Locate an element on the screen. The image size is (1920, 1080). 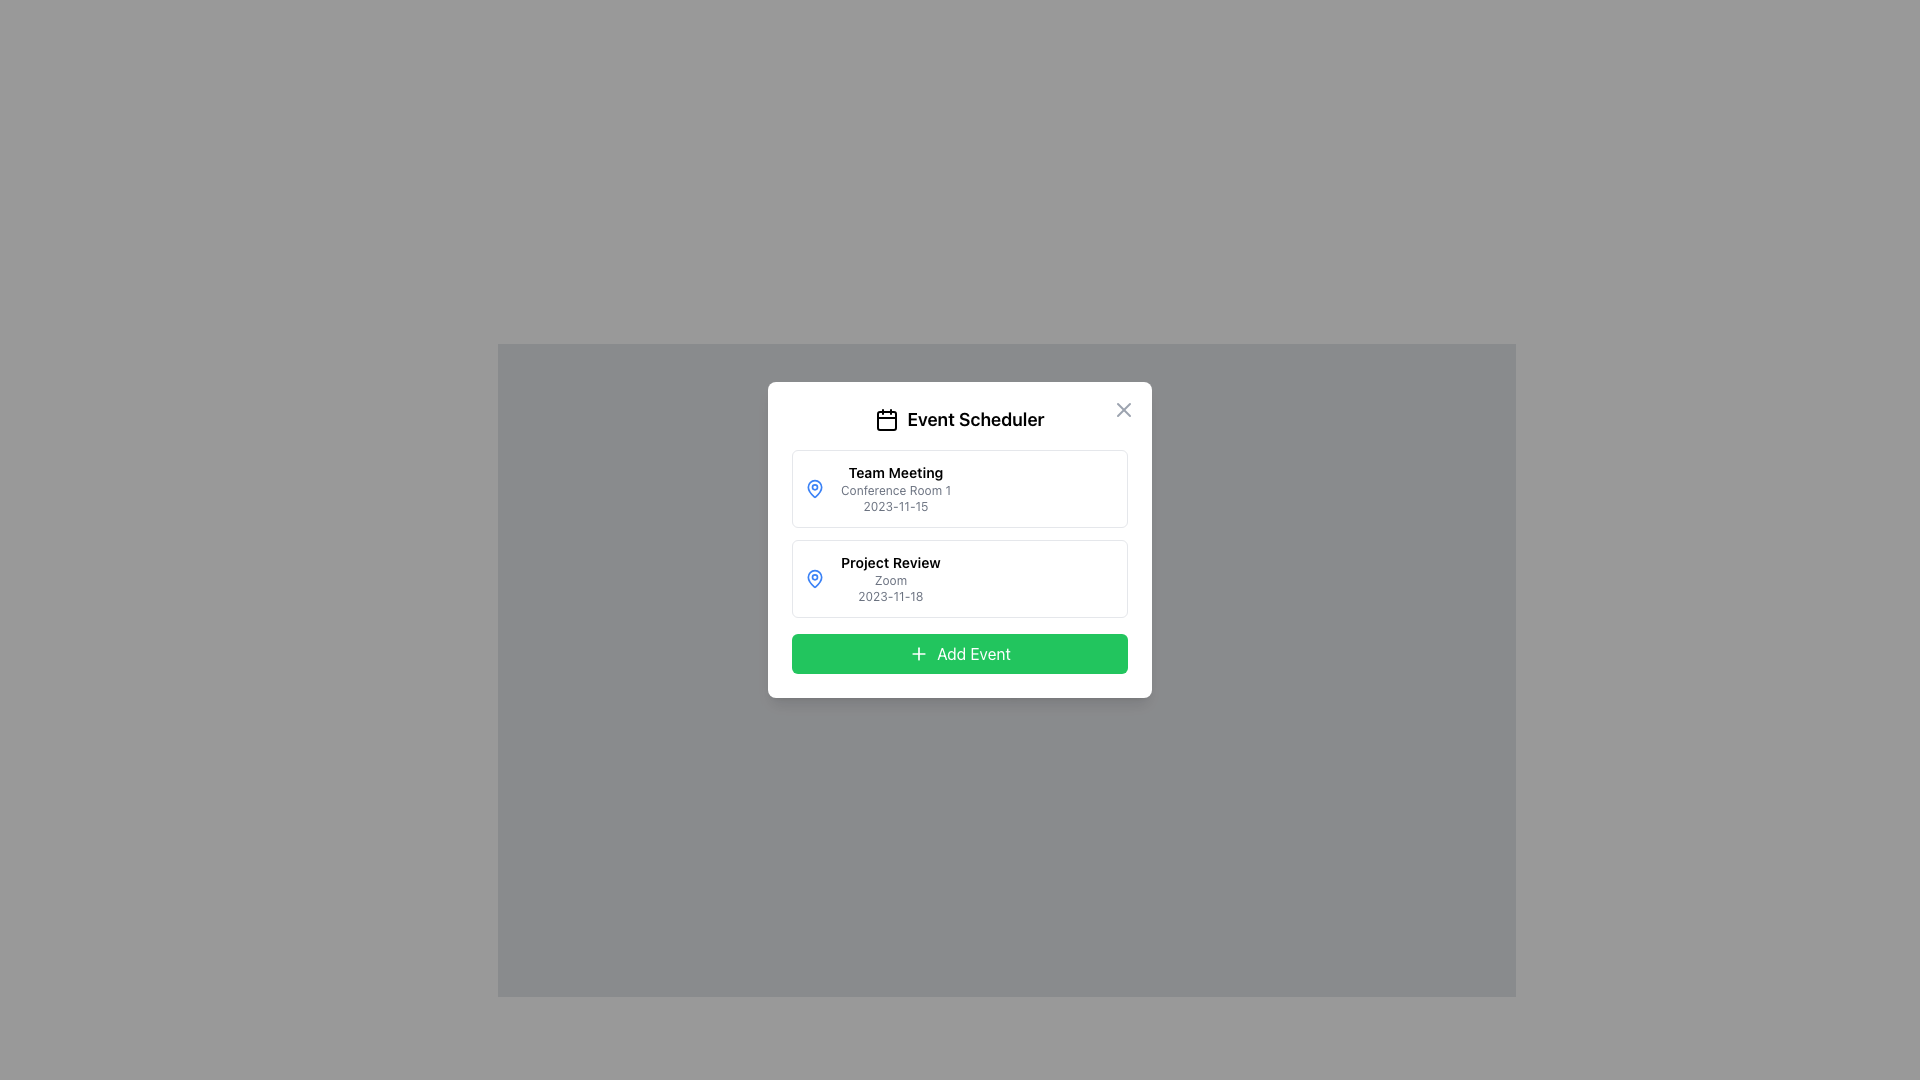
the first event item card in the 'Event Scheduler' interface which displays the title 'Team Meeting', location 'Conference Room 1', and date '2023-11-15' is located at coordinates (960, 489).